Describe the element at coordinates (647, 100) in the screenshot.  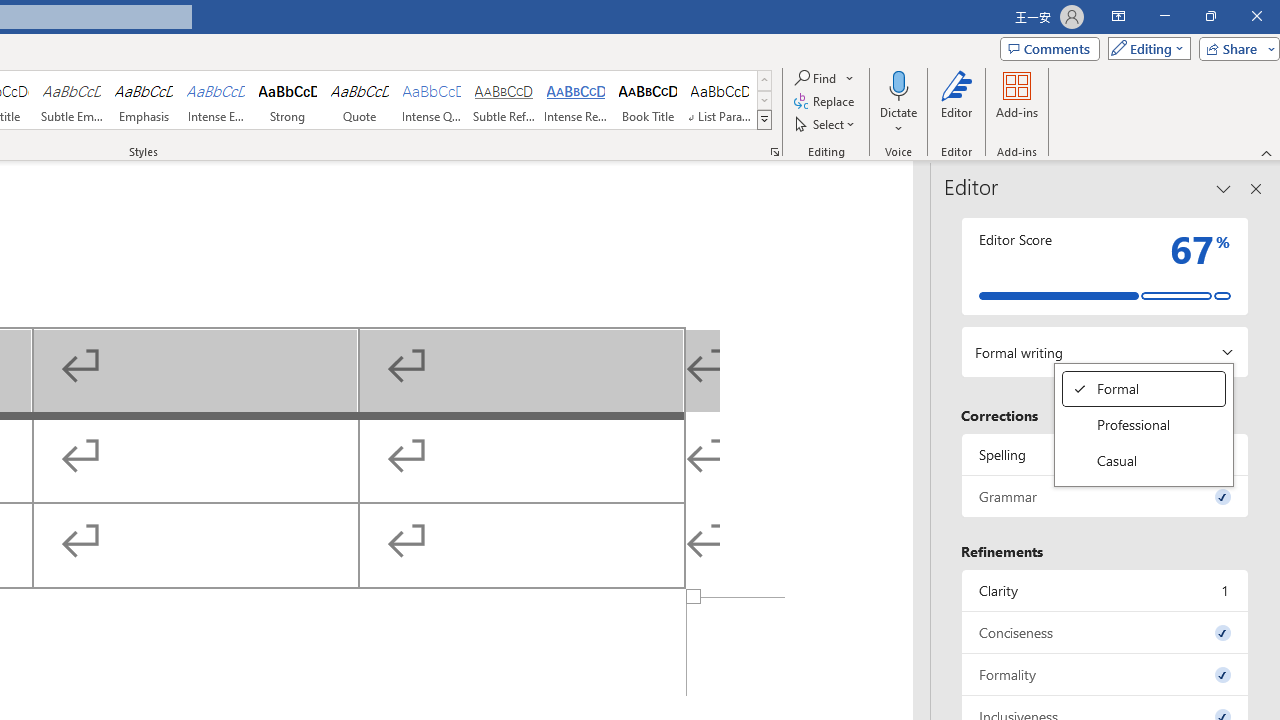
I see `'Book Title'` at that location.